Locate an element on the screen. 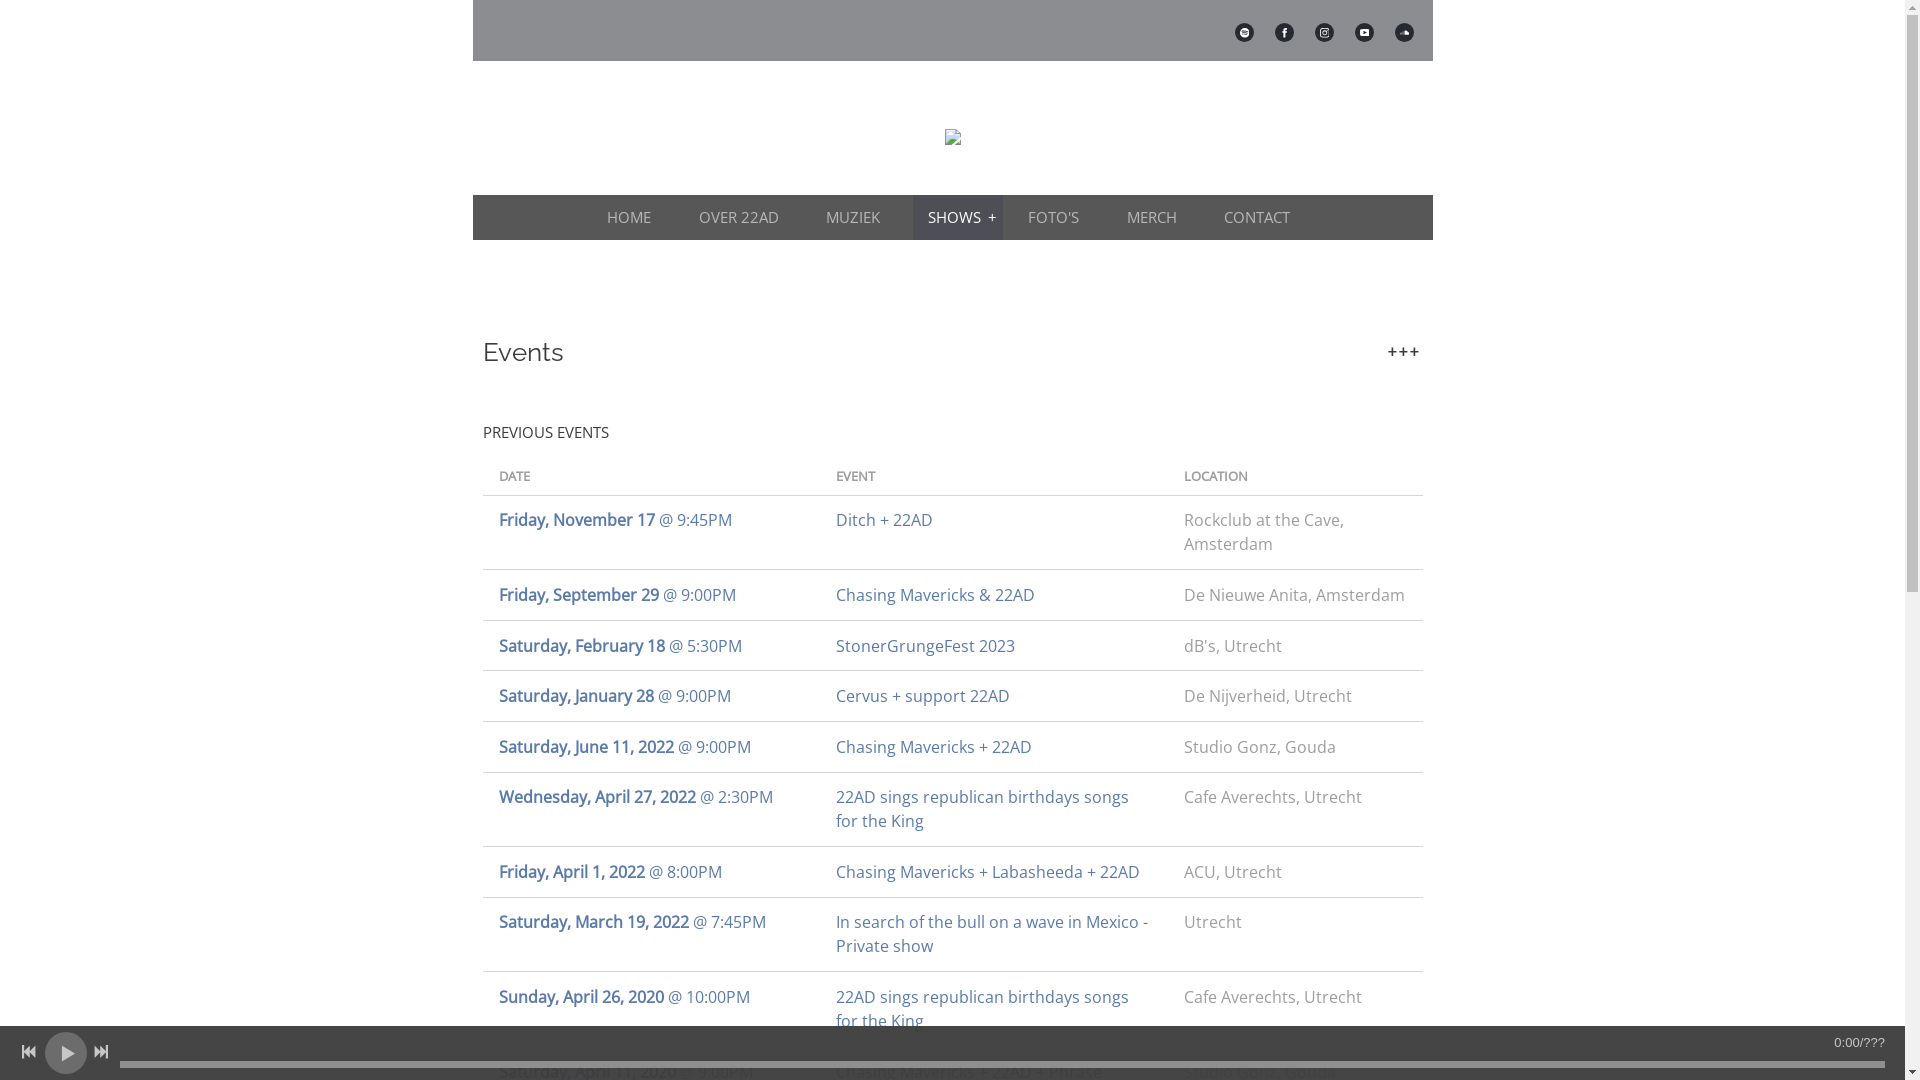 The height and width of the screenshot is (1080, 1920). 'Previous track' is located at coordinates (28, 1051).